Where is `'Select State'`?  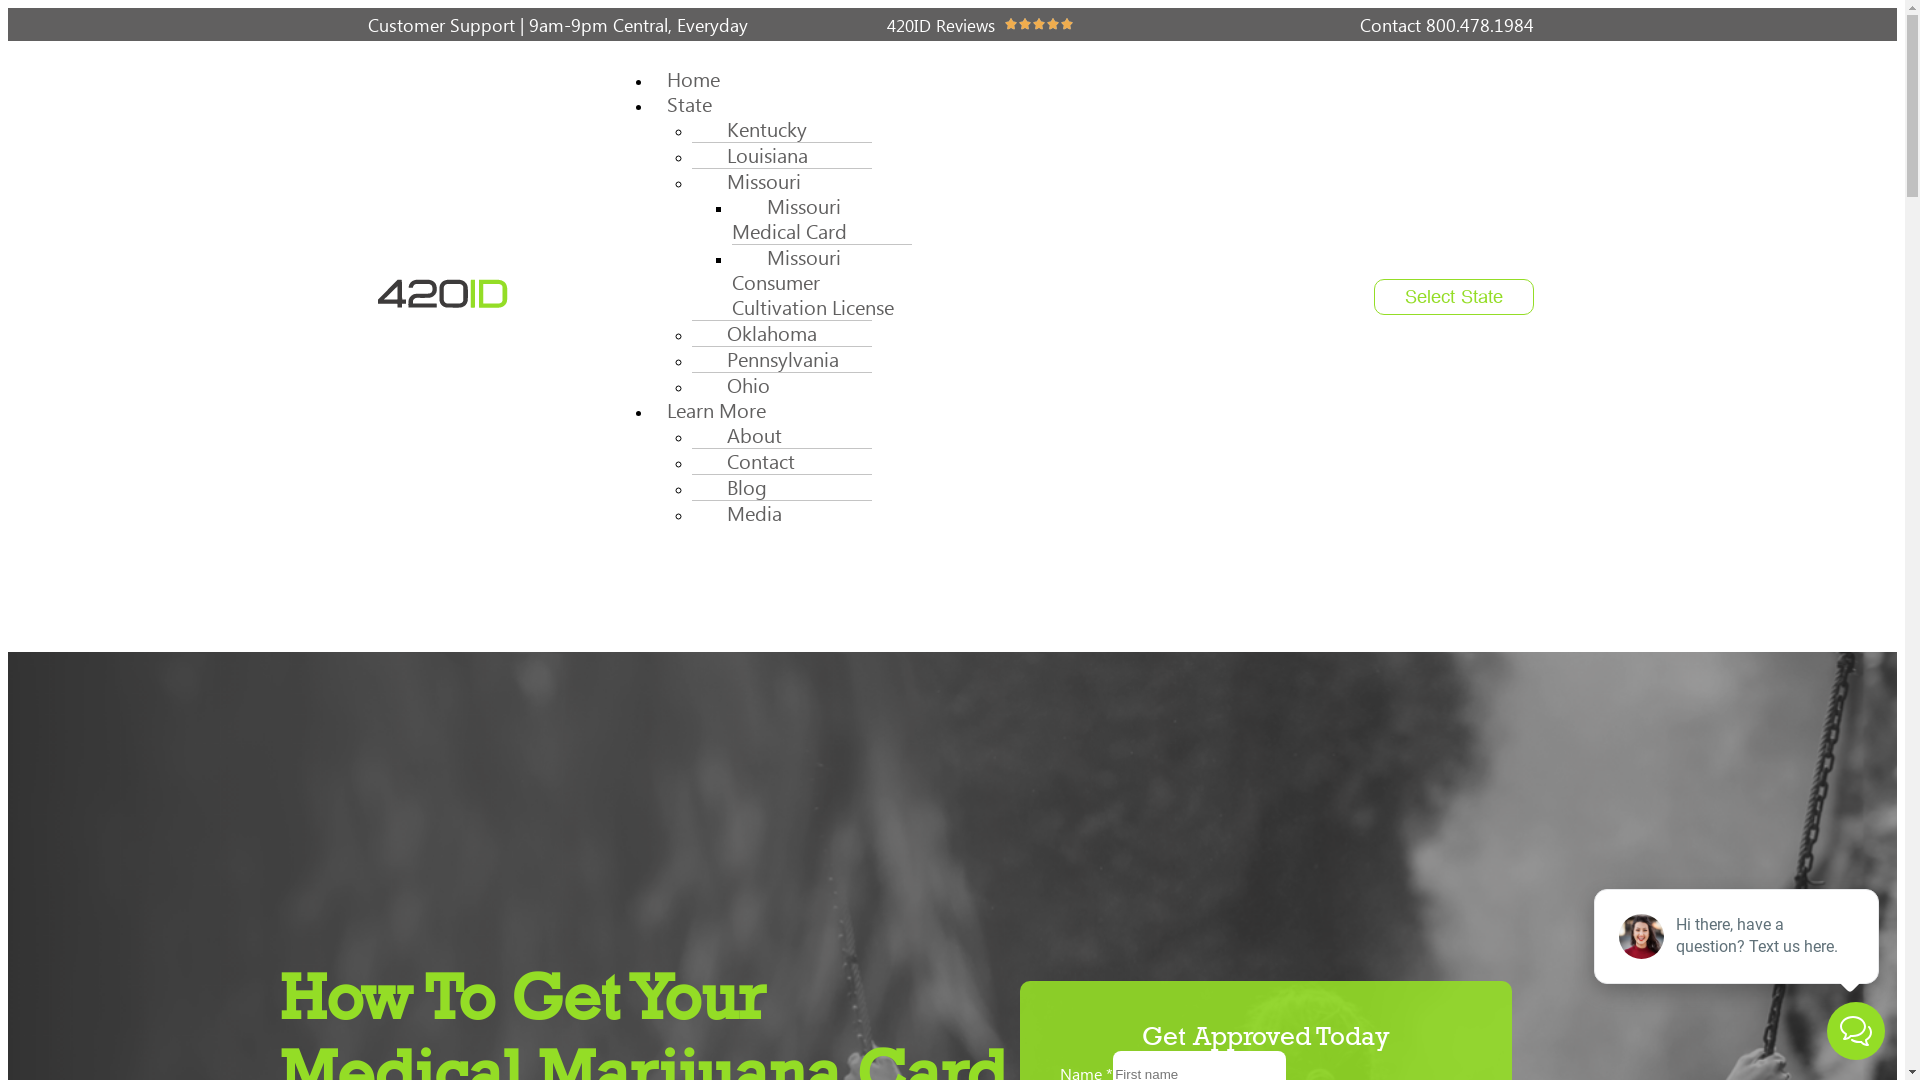 'Select State' is located at coordinates (1454, 296).